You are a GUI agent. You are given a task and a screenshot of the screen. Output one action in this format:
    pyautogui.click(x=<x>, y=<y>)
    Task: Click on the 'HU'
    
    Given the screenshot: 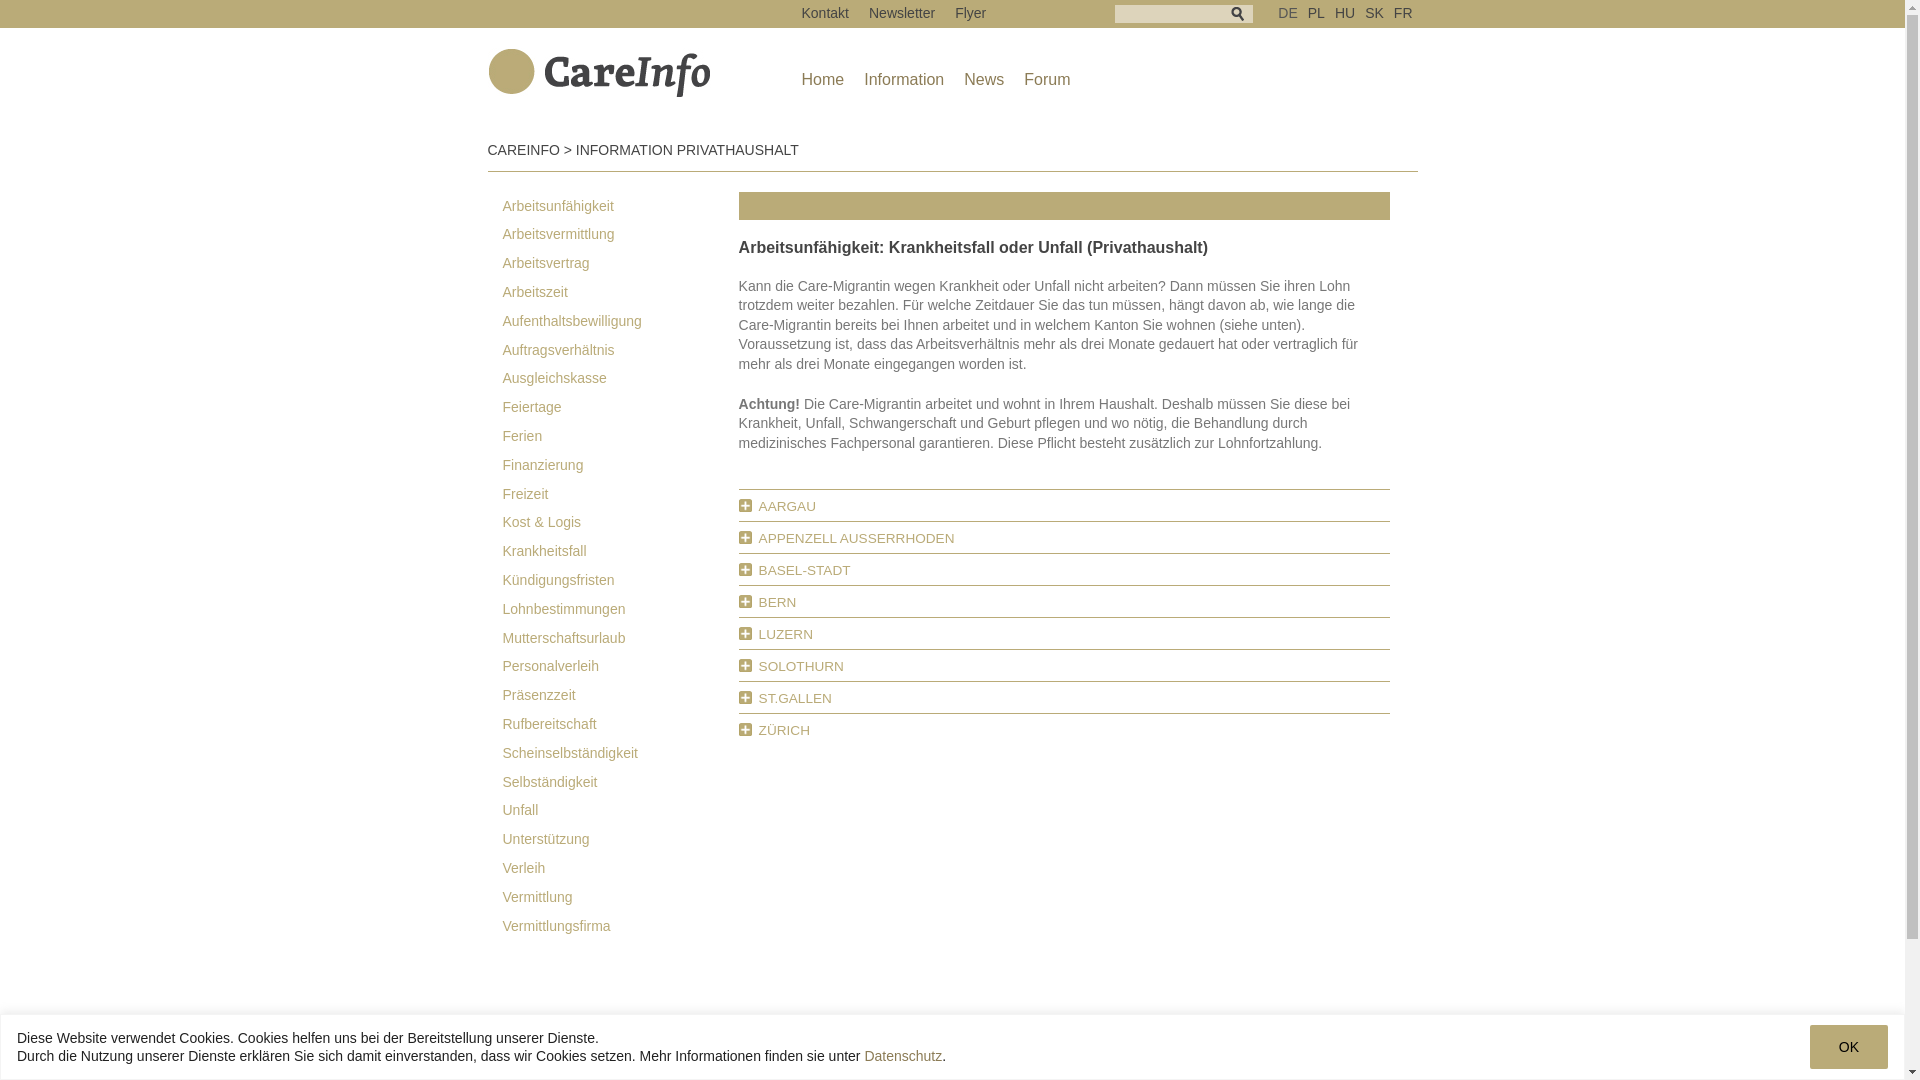 What is the action you would take?
    pyautogui.click(x=1344, y=12)
    